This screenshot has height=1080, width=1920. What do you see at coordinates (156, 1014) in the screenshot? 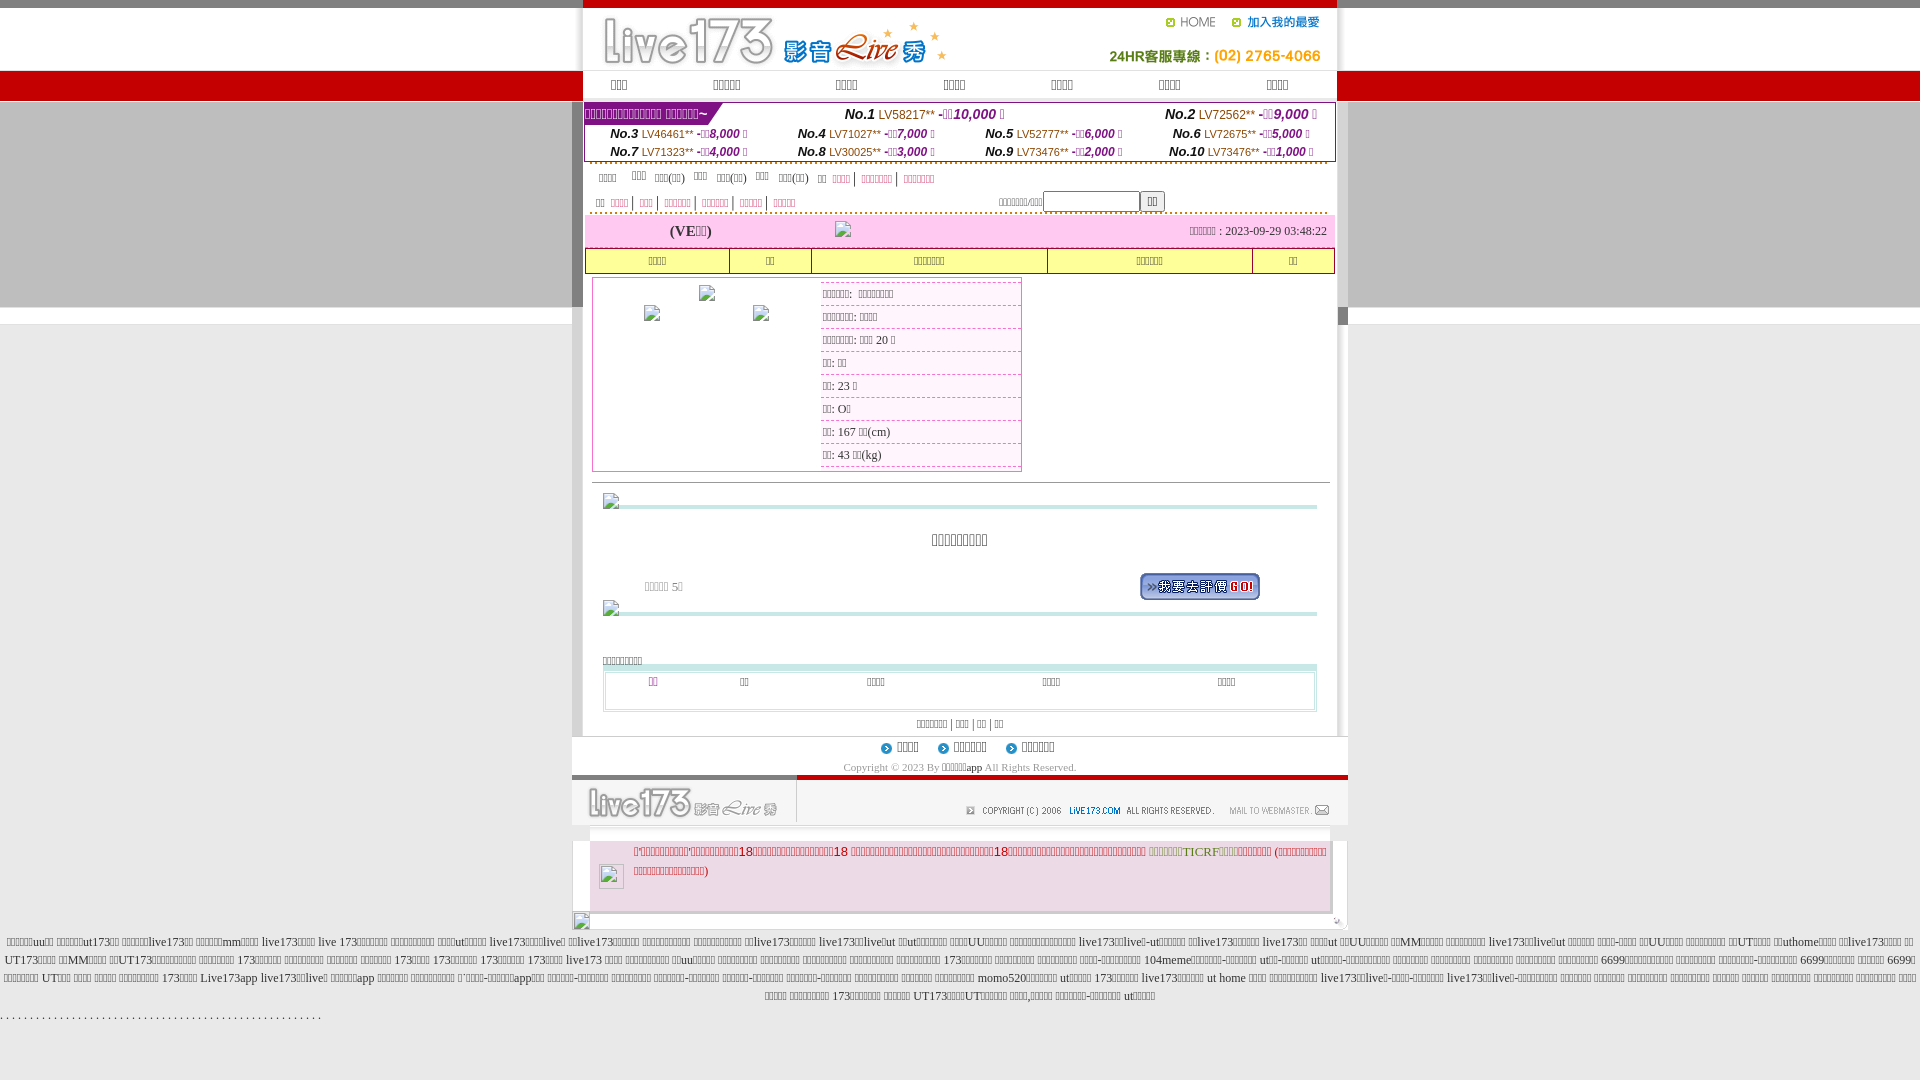
I see `'.'` at bounding box center [156, 1014].